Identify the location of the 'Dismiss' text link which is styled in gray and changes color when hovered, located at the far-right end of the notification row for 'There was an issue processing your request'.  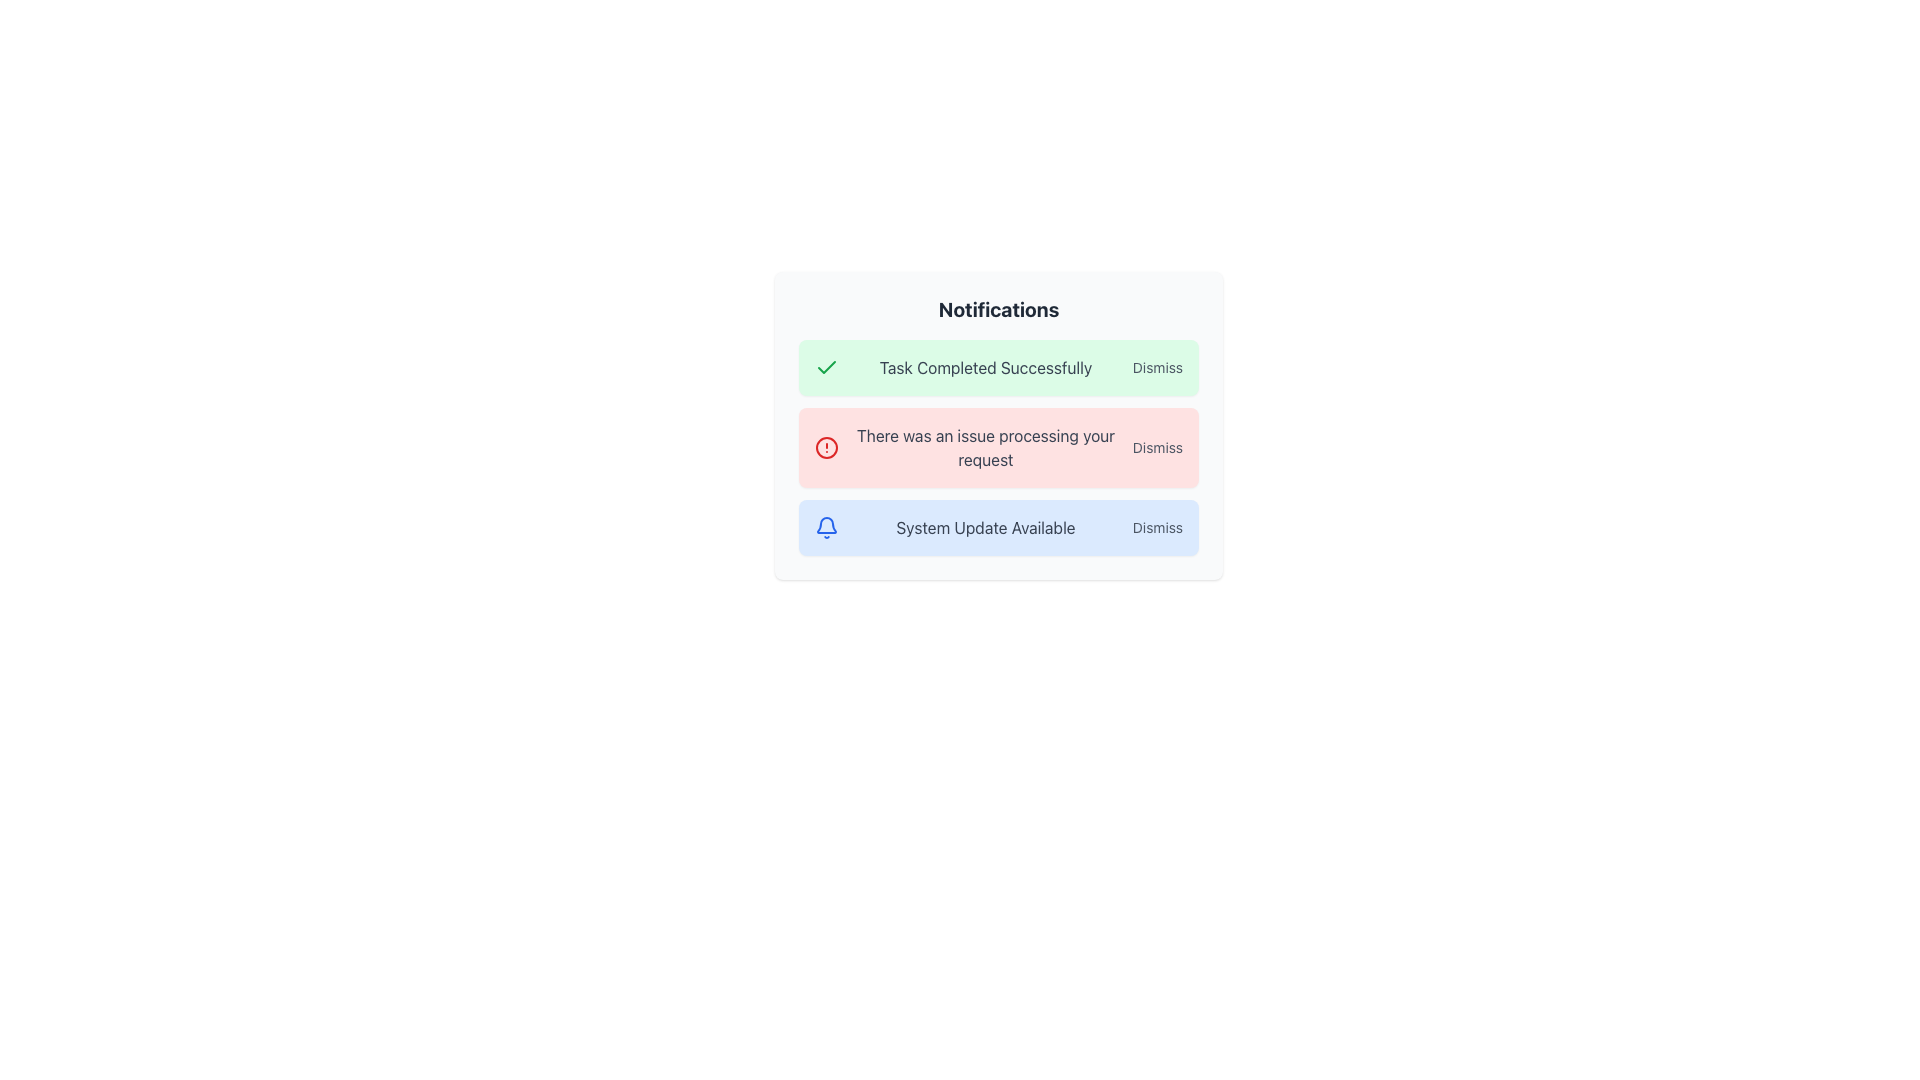
(1157, 446).